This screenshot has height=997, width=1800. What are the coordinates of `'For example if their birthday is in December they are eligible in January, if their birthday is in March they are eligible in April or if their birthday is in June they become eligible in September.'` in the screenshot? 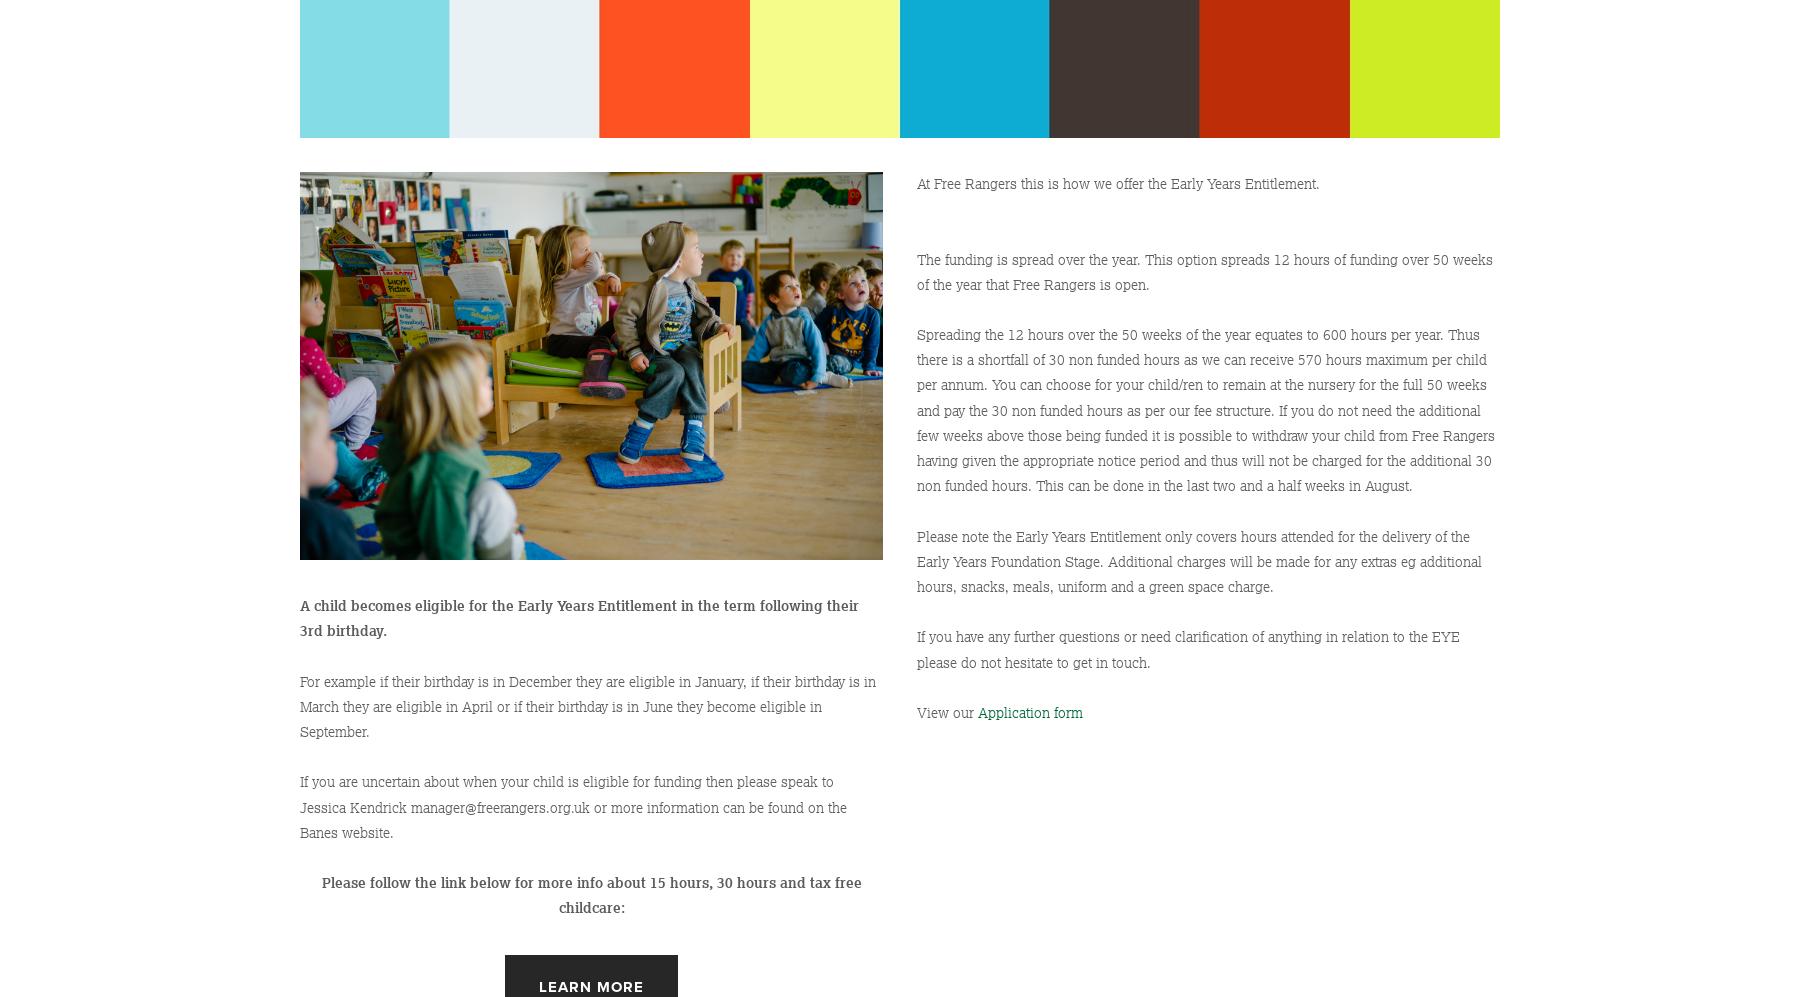 It's located at (590, 704).